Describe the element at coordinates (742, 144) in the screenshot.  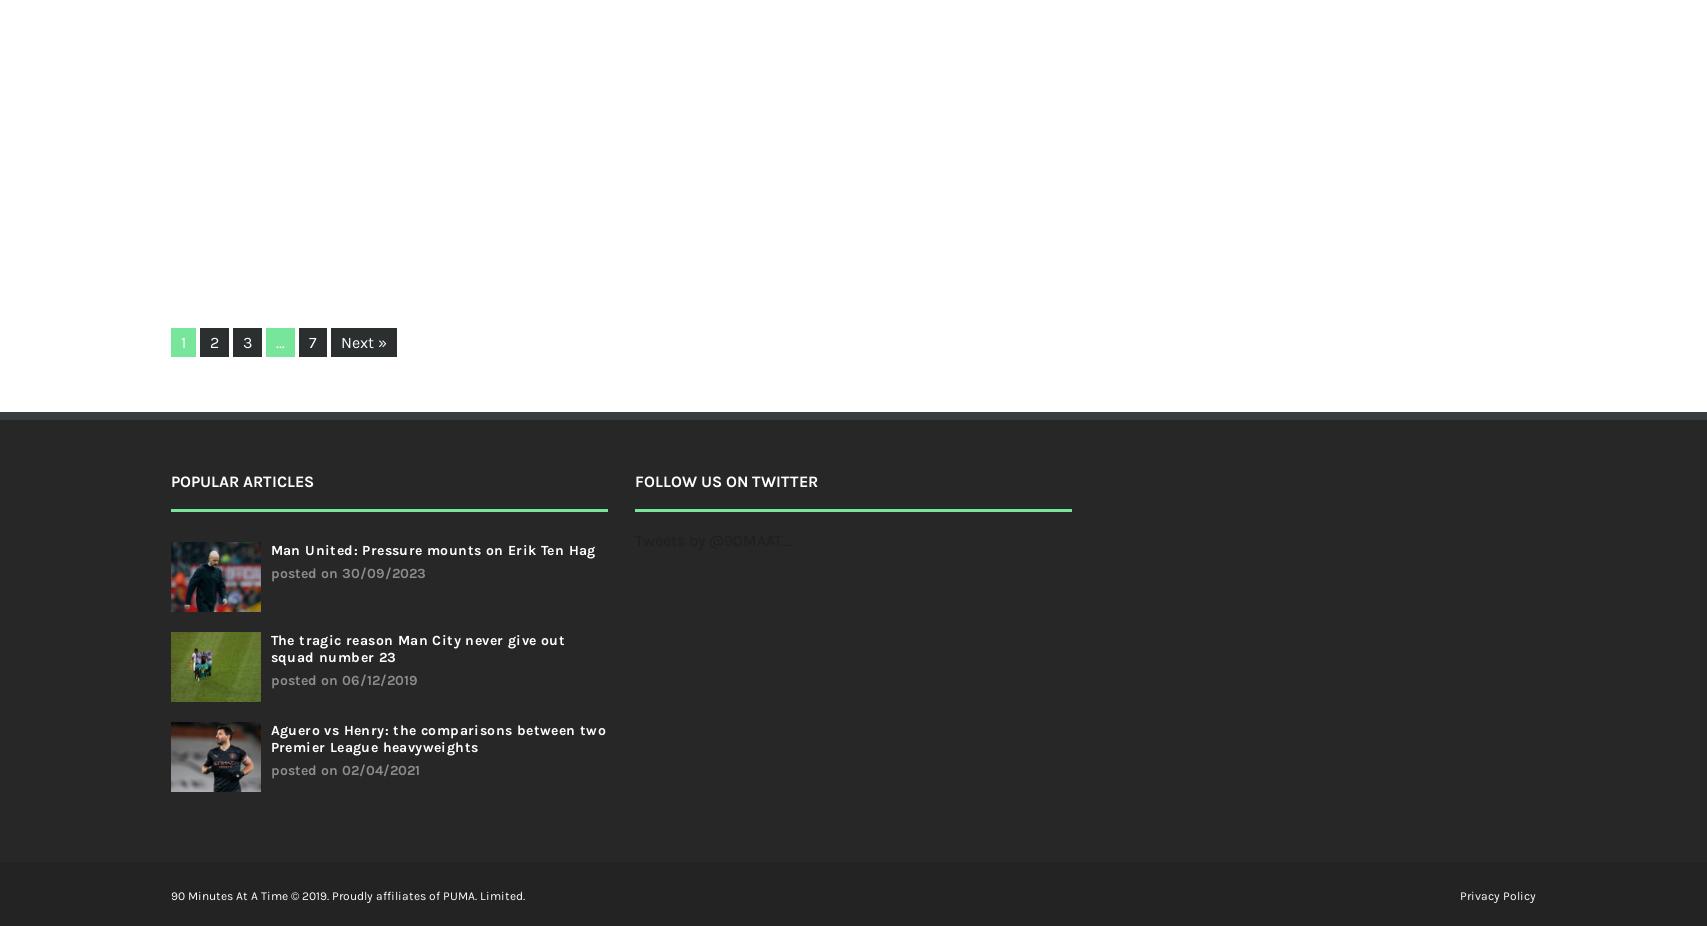
I see `'Will Chattell'` at that location.